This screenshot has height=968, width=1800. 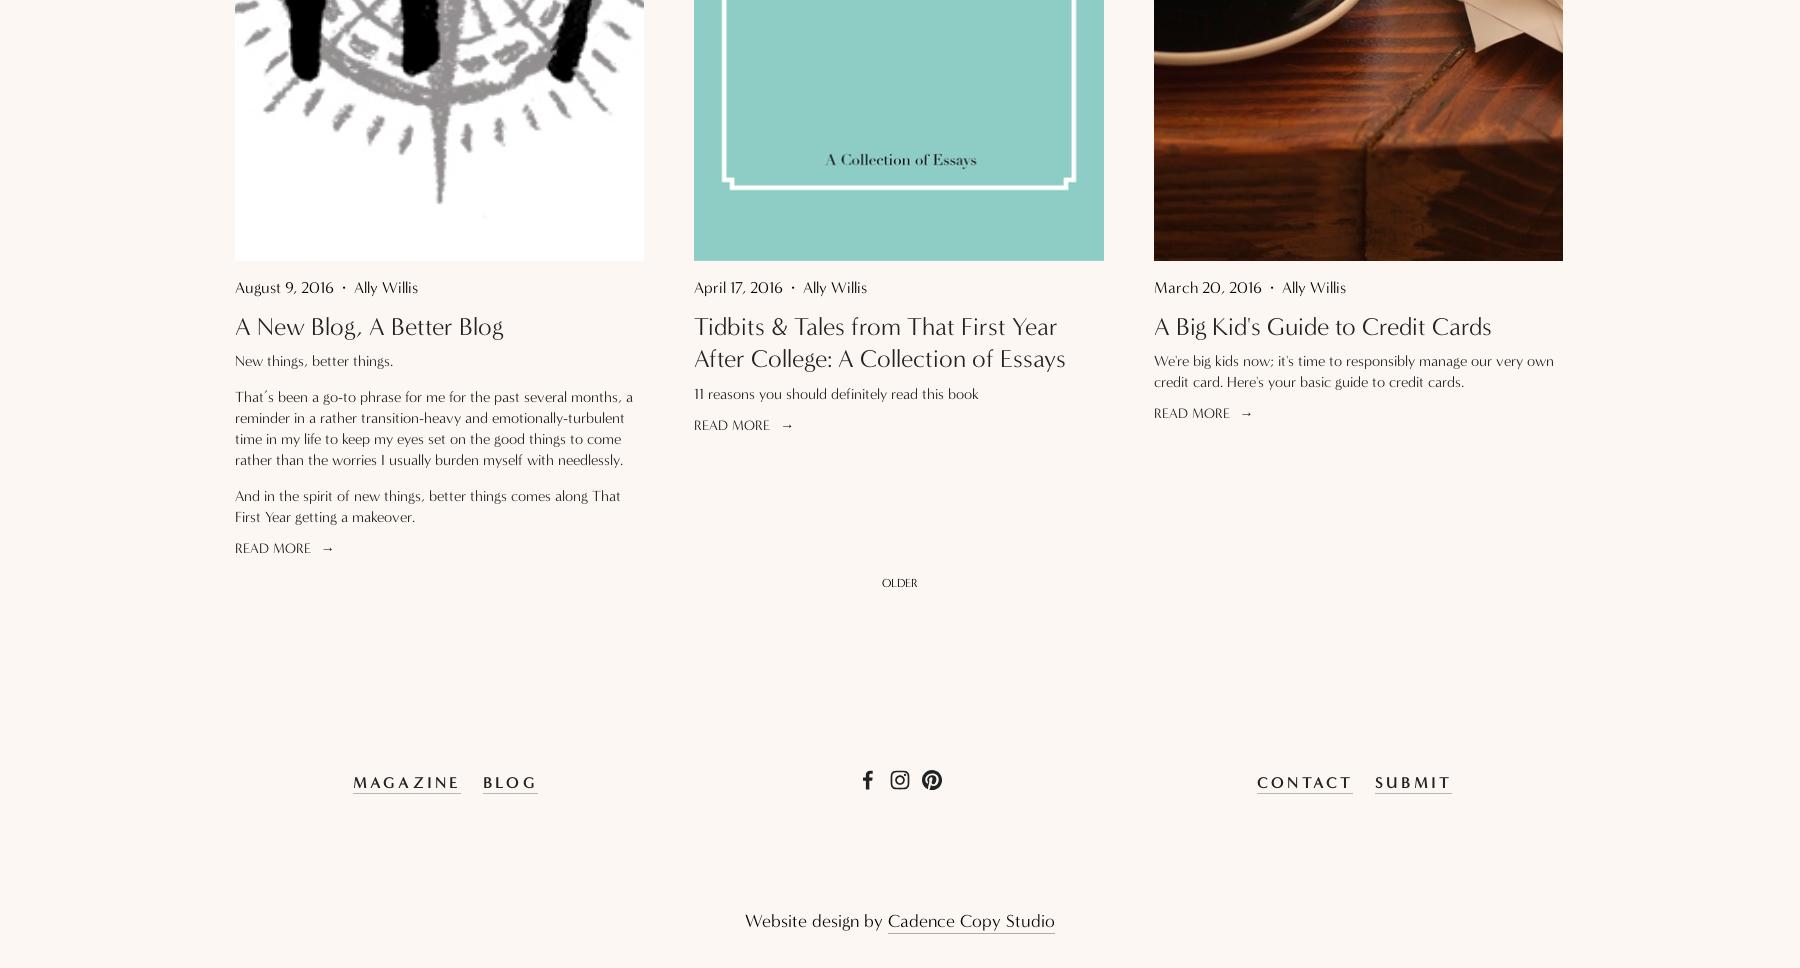 What do you see at coordinates (1412, 780) in the screenshot?
I see `'SUBMIT'` at bounding box center [1412, 780].